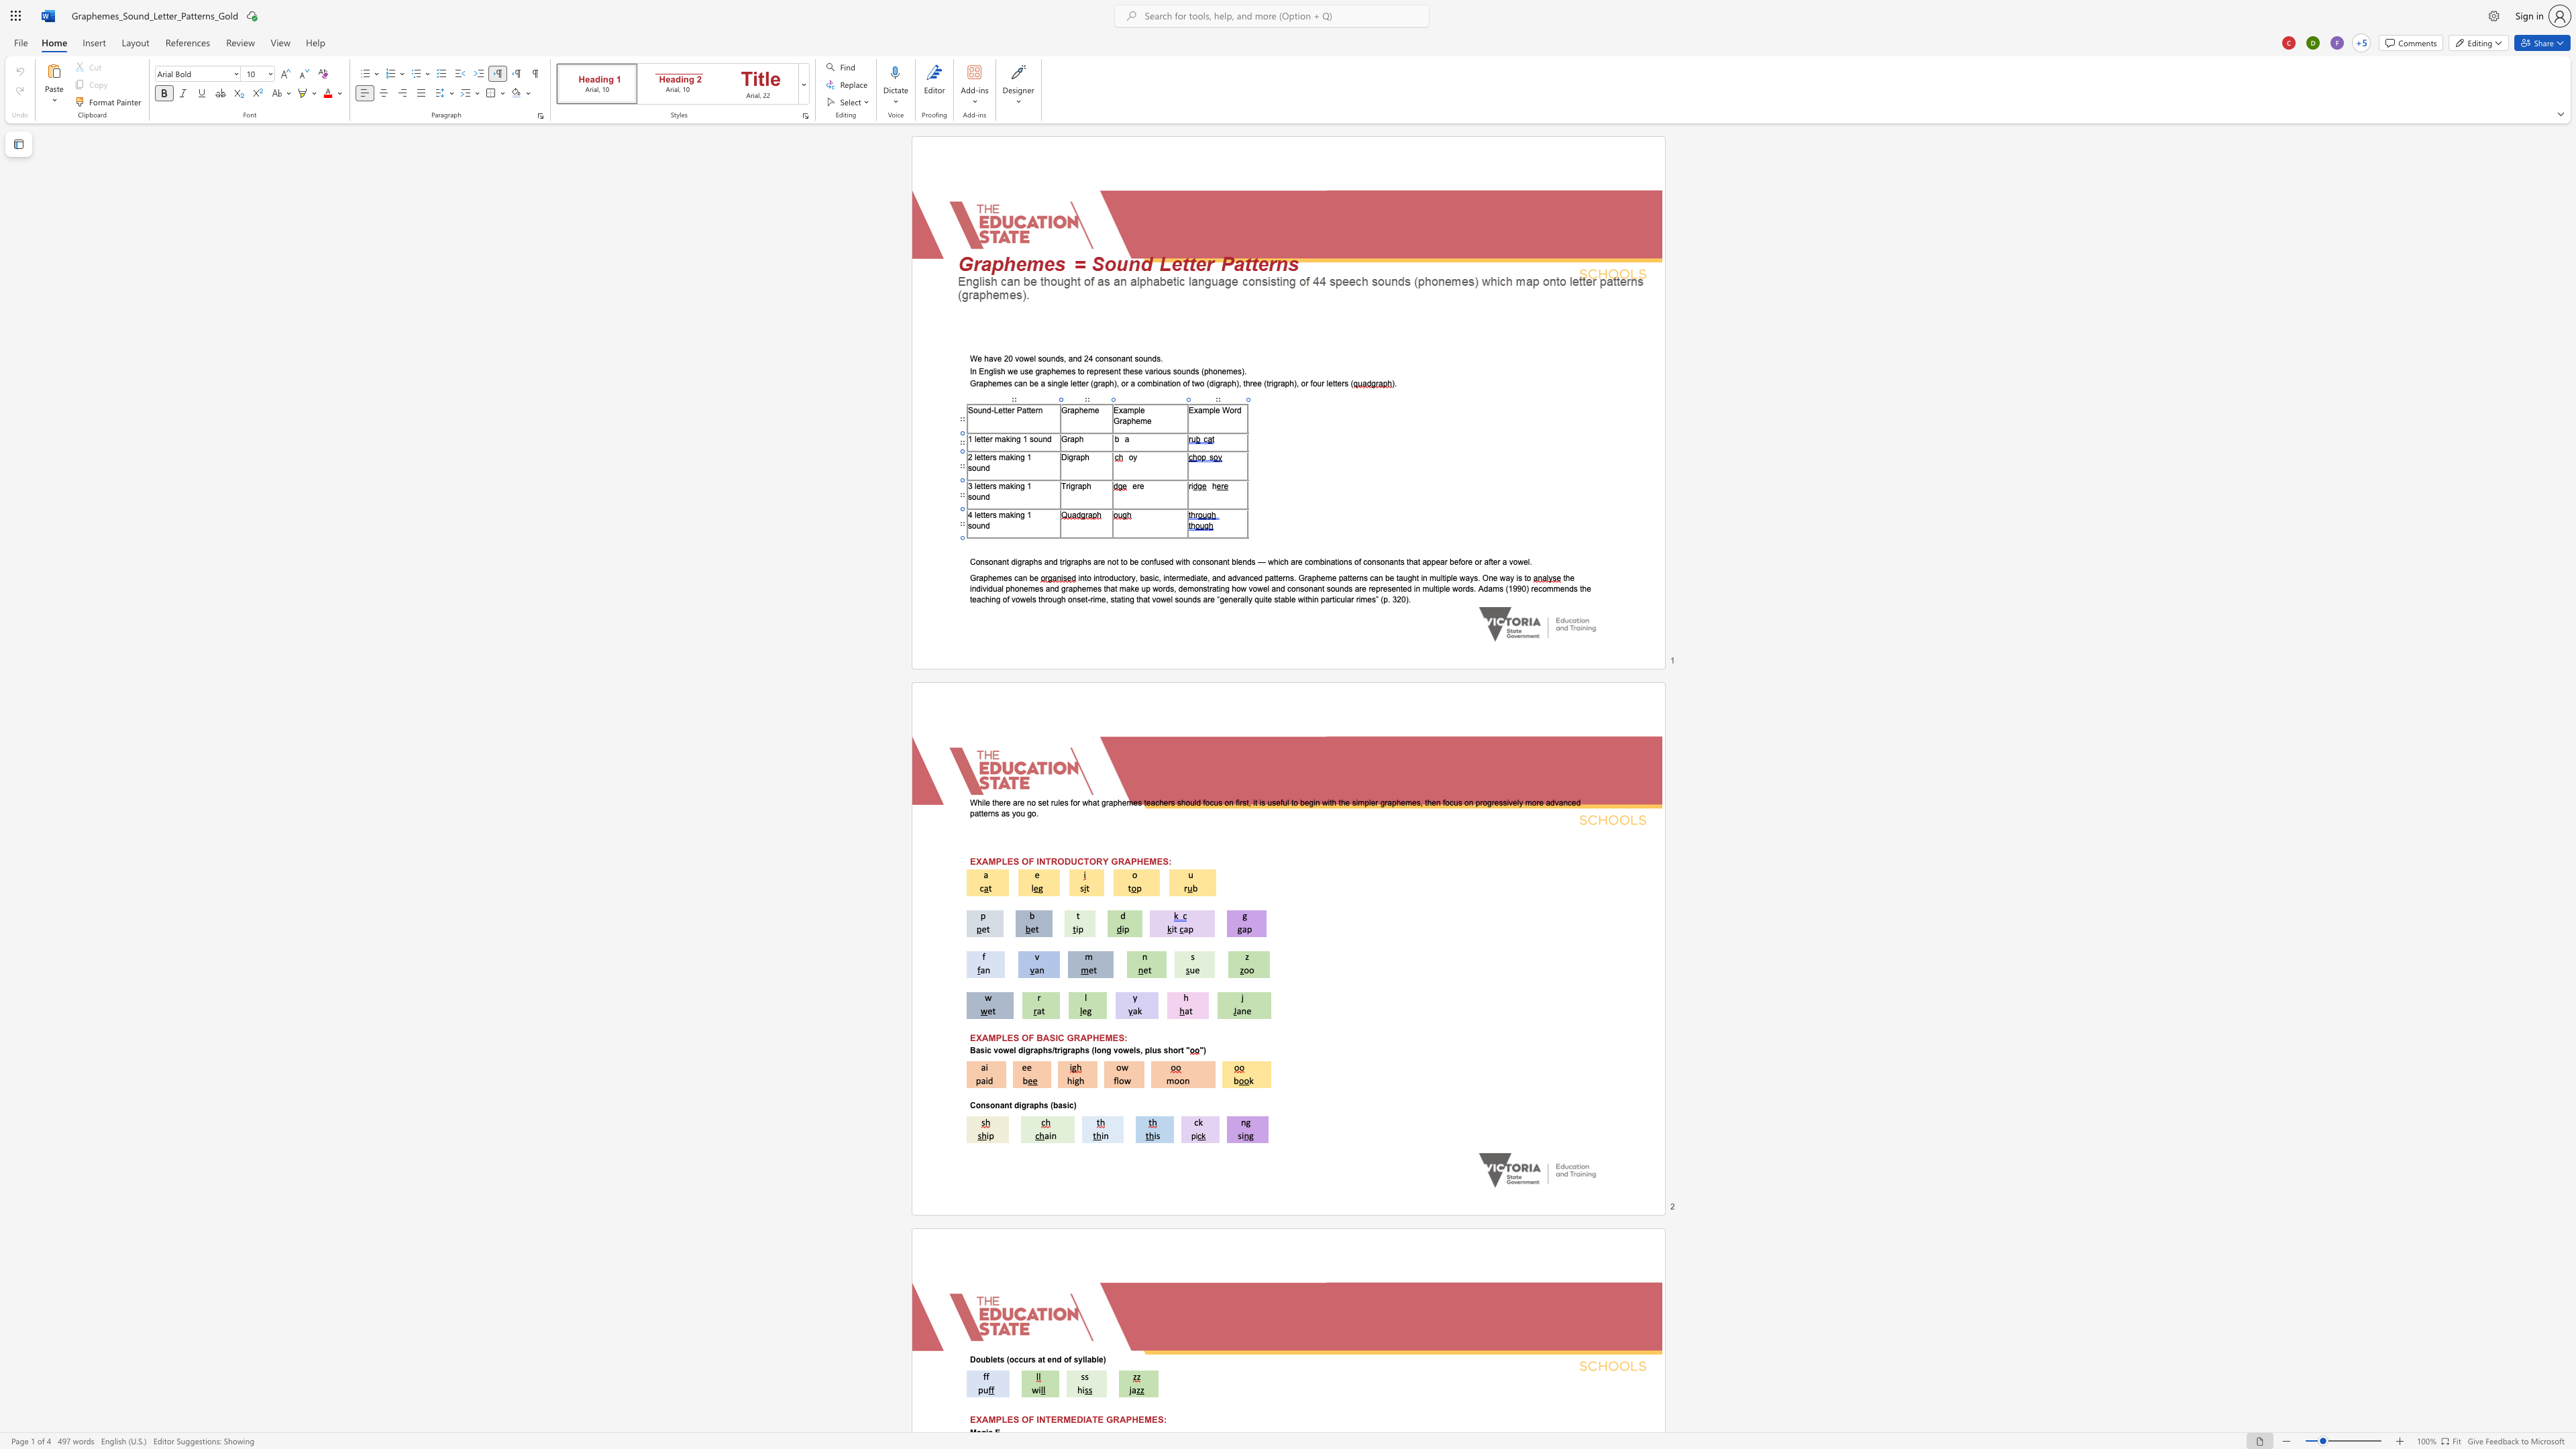  I want to click on the 2th character "w" in the text, so click(1126, 1050).